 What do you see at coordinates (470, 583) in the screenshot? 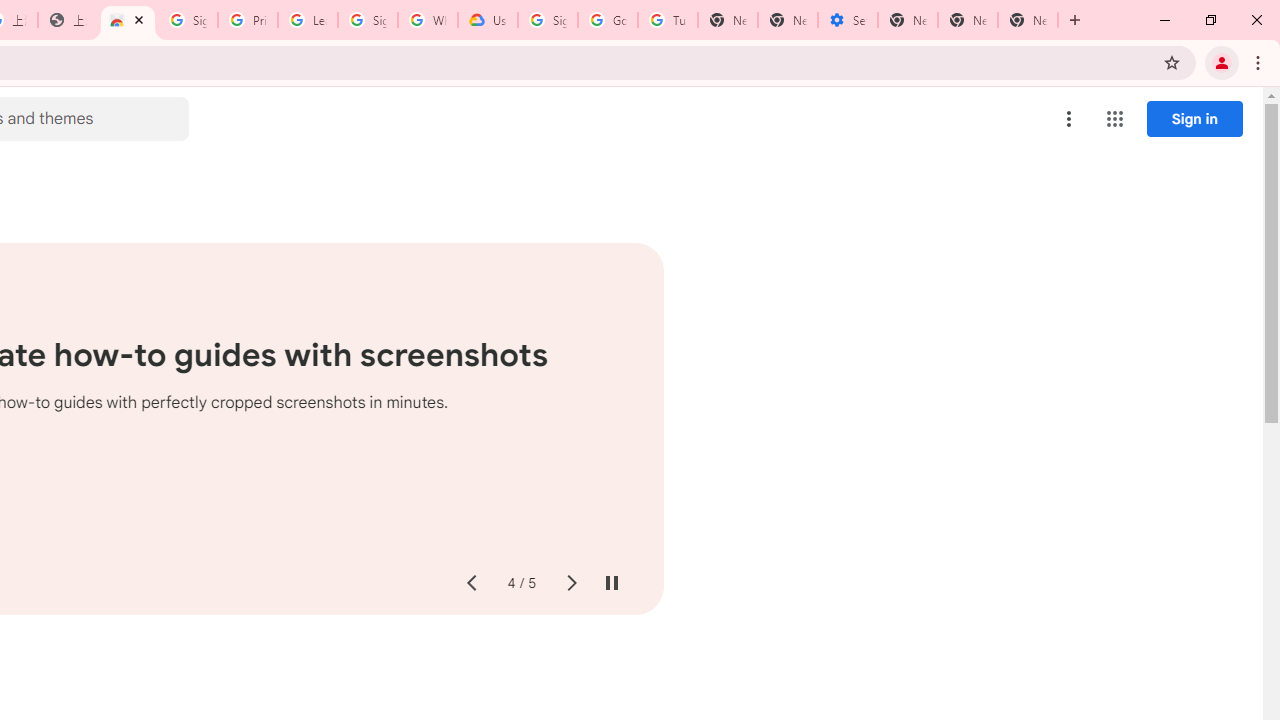
I see `'Previous slide'` at bounding box center [470, 583].